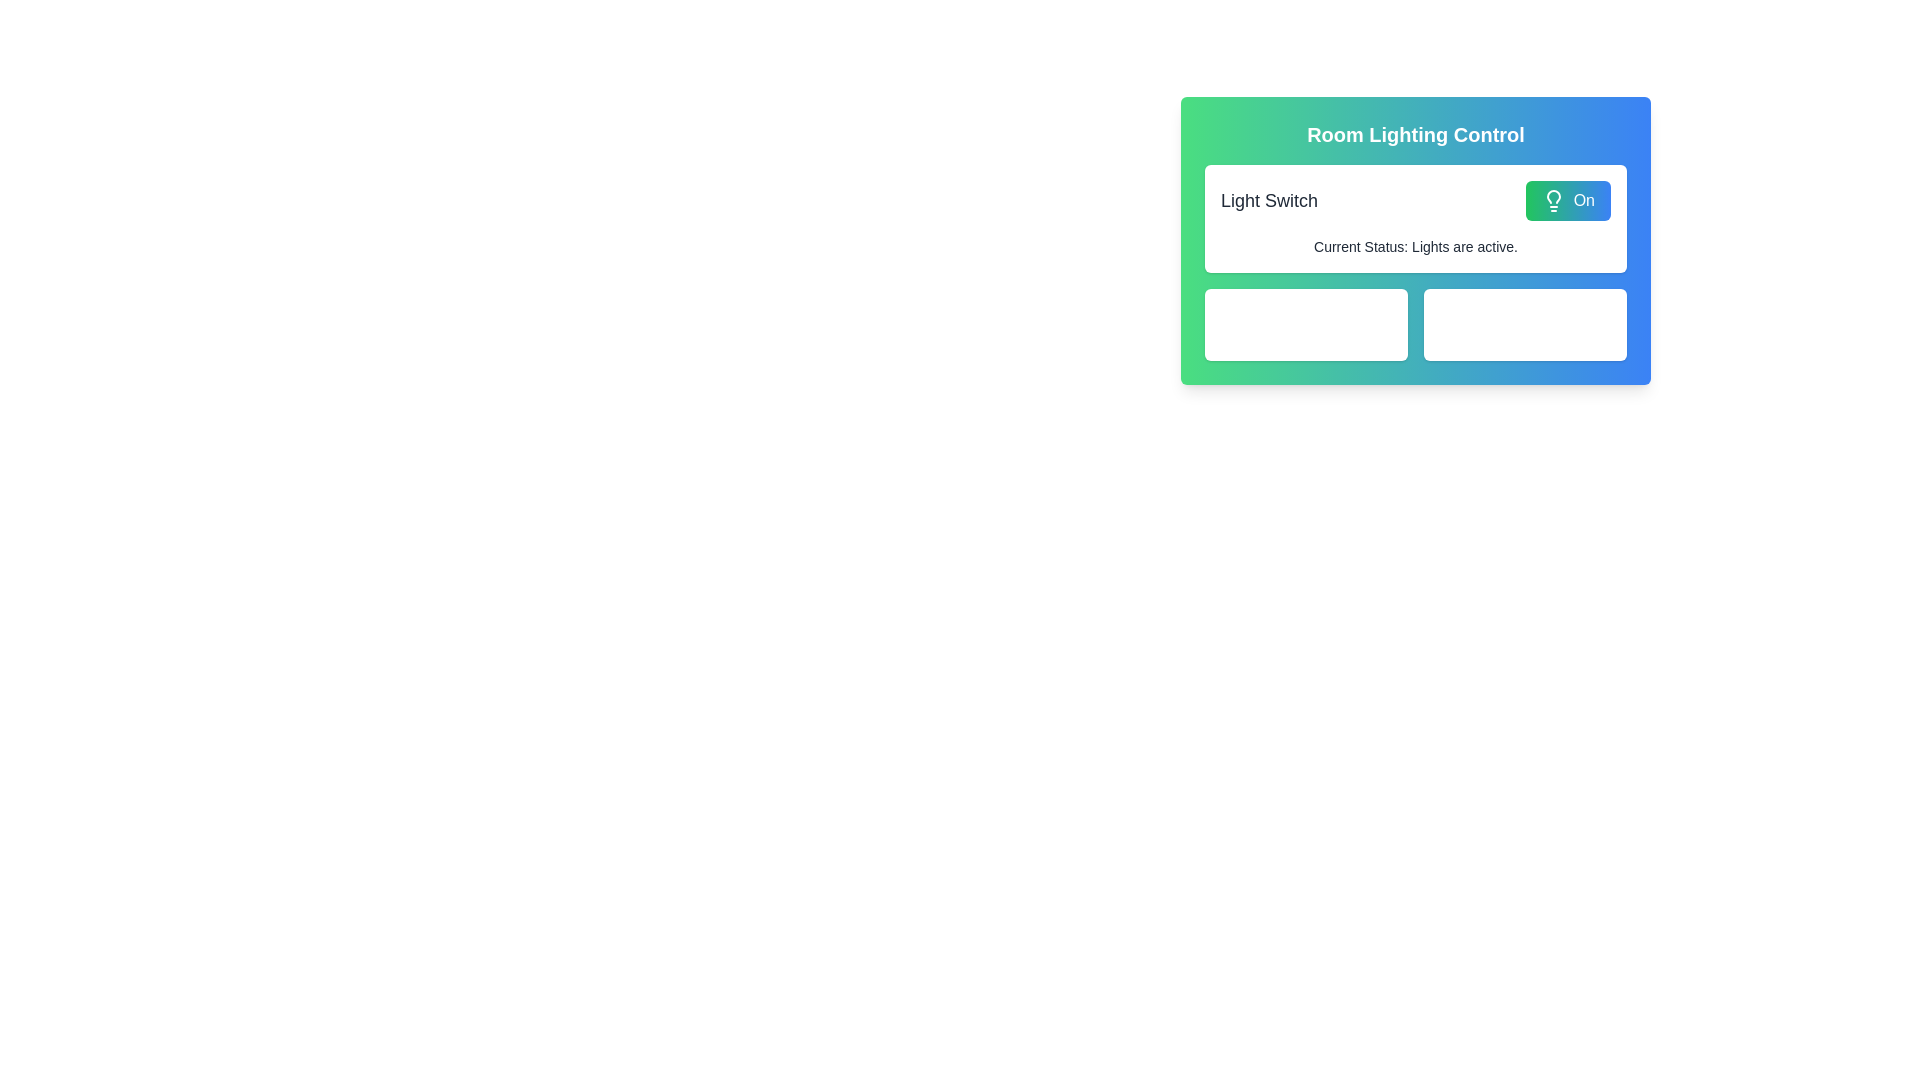  Describe the element at coordinates (1415, 135) in the screenshot. I see `text from the topmost Text Label indicating the control of room lighting` at that location.